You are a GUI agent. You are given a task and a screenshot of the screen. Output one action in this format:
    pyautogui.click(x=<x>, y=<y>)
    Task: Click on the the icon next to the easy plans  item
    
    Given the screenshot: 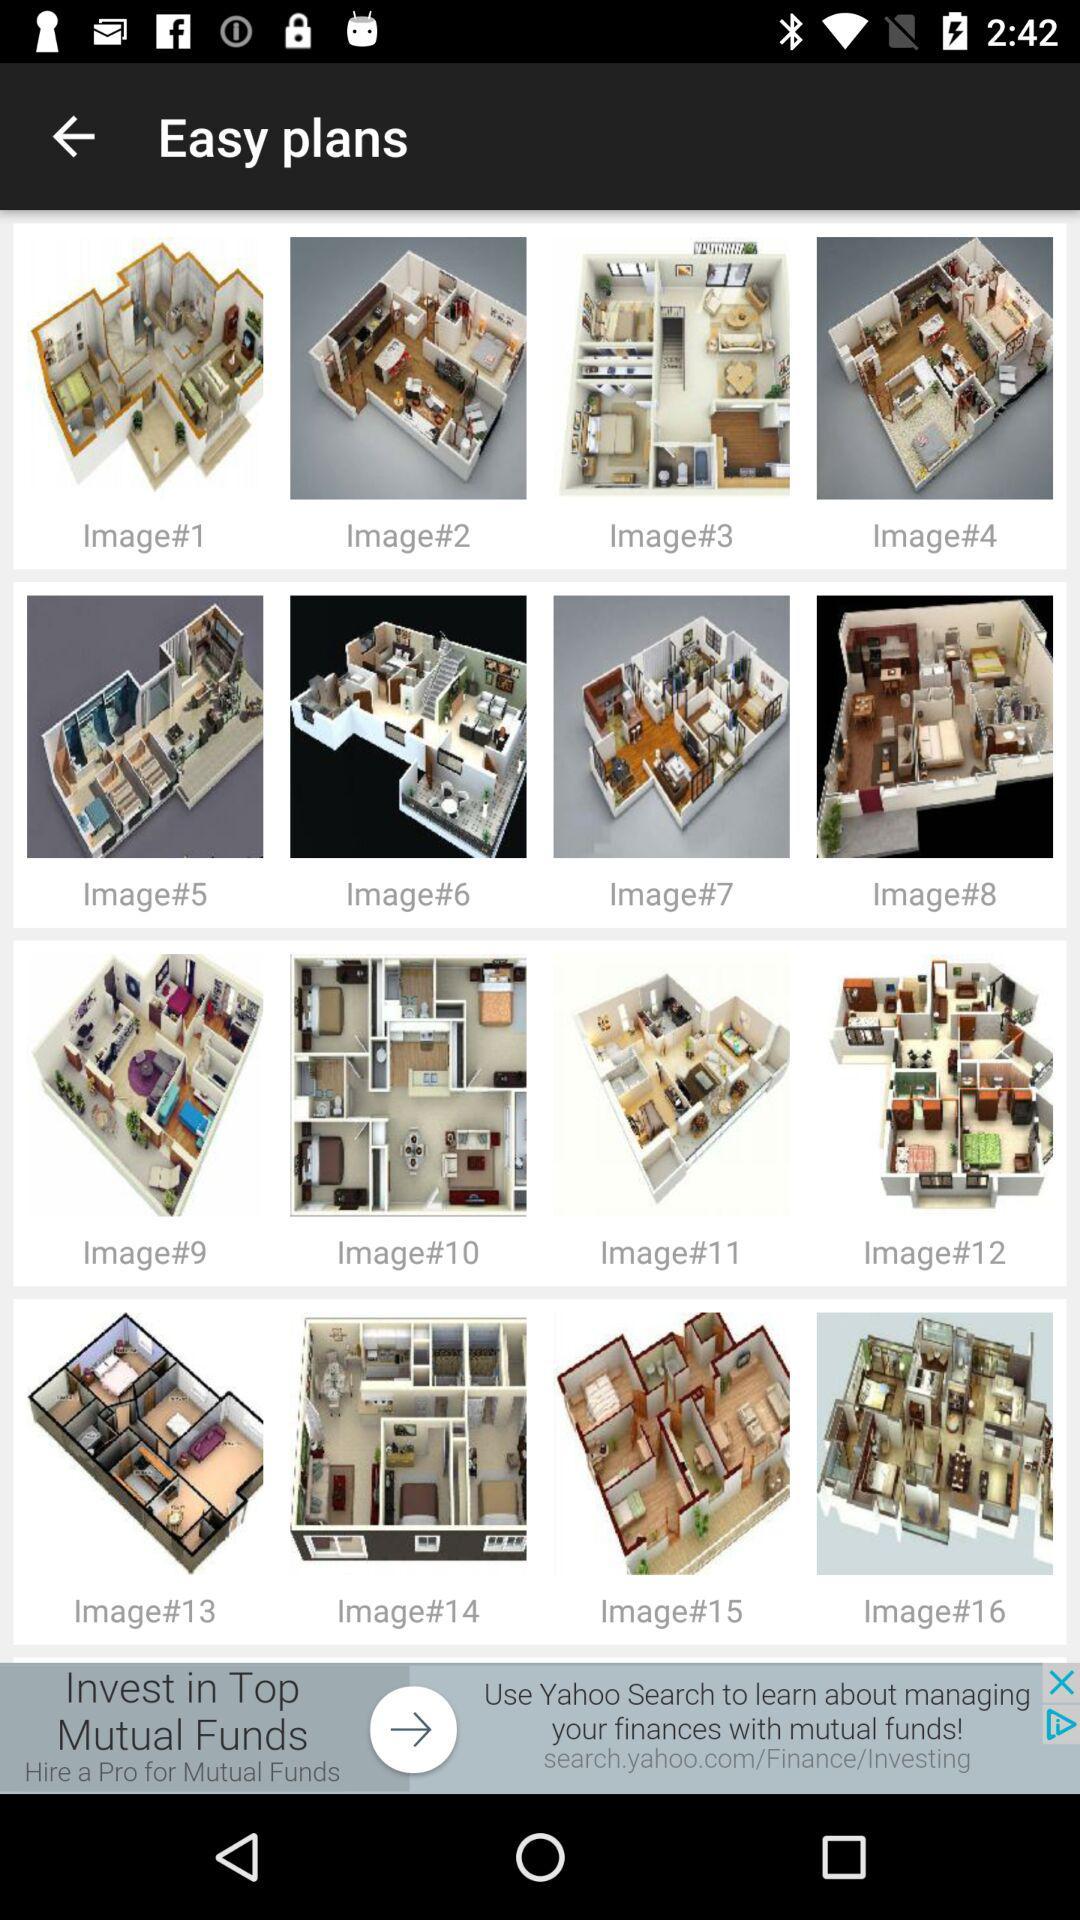 What is the action you would take?
    pyautogui.click(x=72, y=135)
    